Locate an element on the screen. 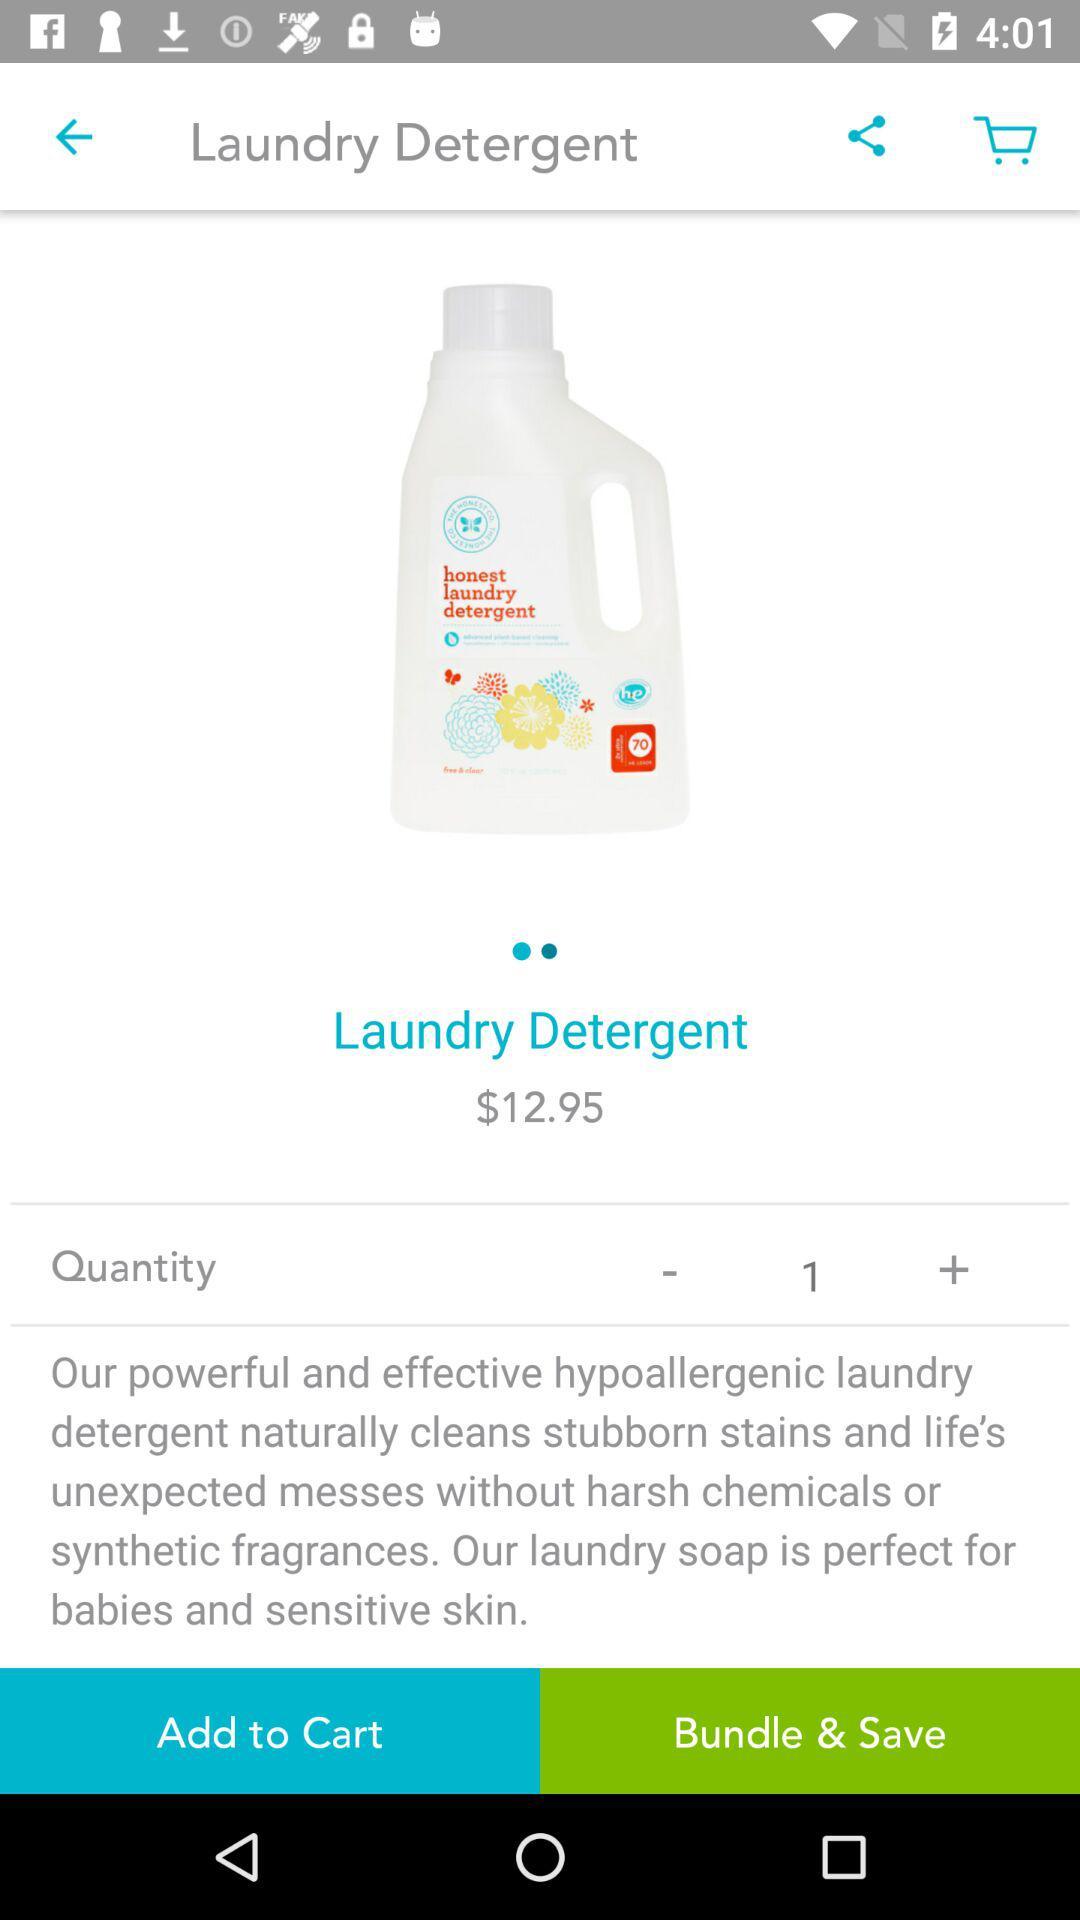 The image size is (1080, 1920). icon to the right of laundry detergent icon is located at coordinates (866, 135).